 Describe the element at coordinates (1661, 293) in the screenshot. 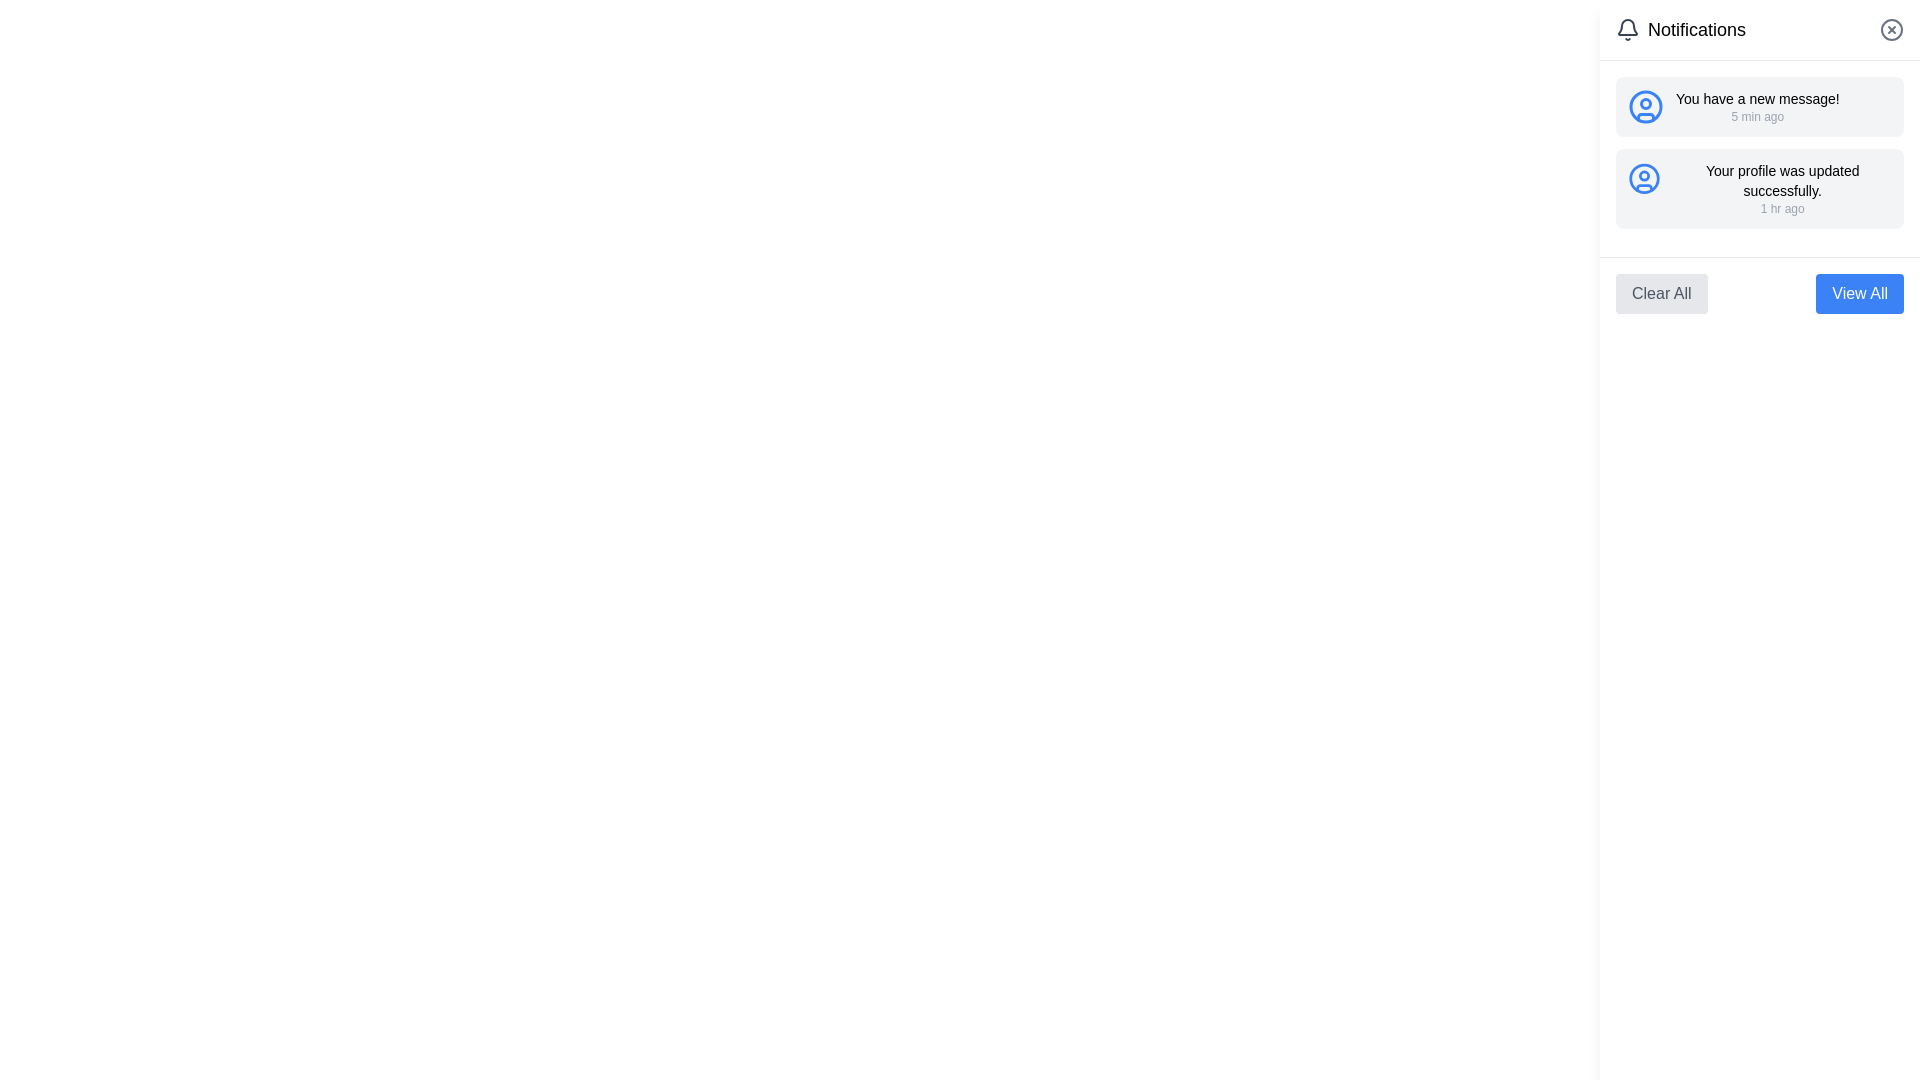

I see `the 'Clear All' button, which is a rectangular button with rounded corners located in the footer of the notification panel, to clear all notifications` at that location.